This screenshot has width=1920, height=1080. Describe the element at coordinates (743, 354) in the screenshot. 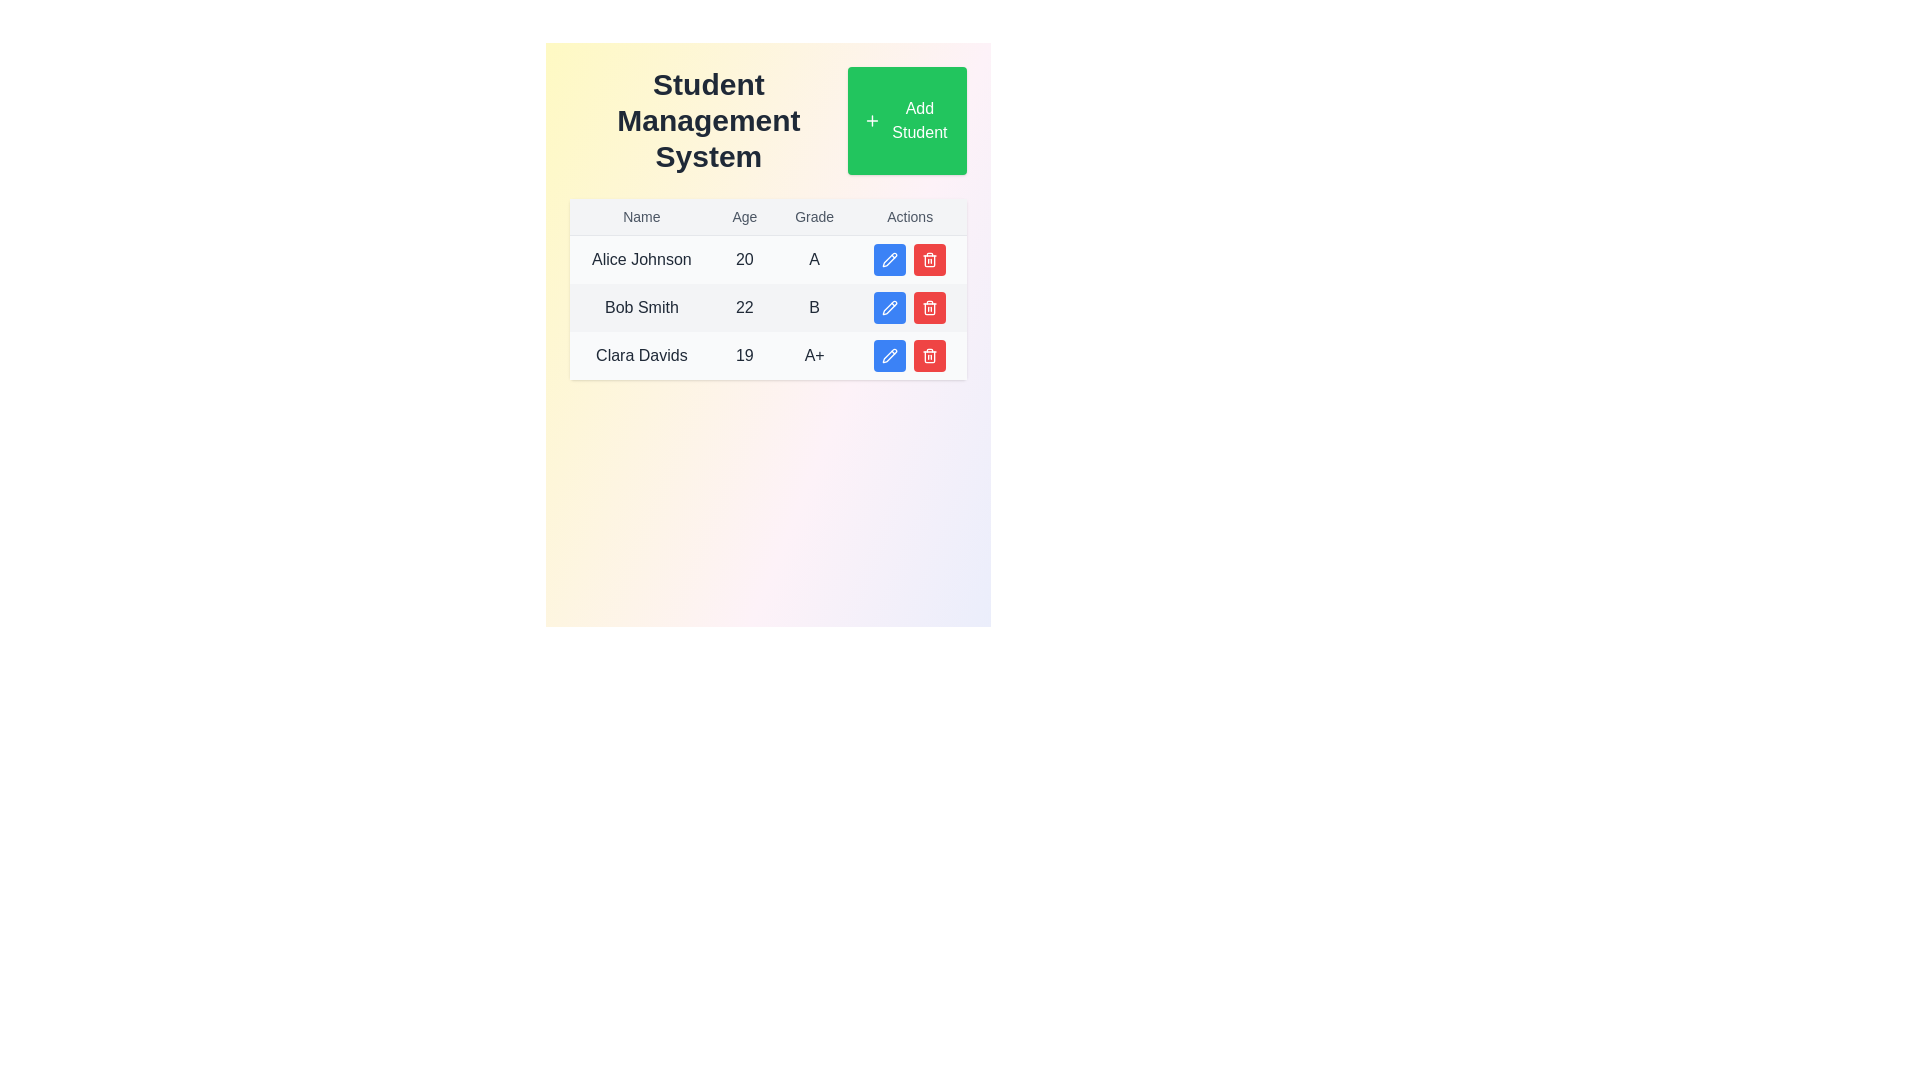

I see `the Text label displaying the age '19' in bold, located in the third row and second column of the table for student 'Clara Davids'` at that location.